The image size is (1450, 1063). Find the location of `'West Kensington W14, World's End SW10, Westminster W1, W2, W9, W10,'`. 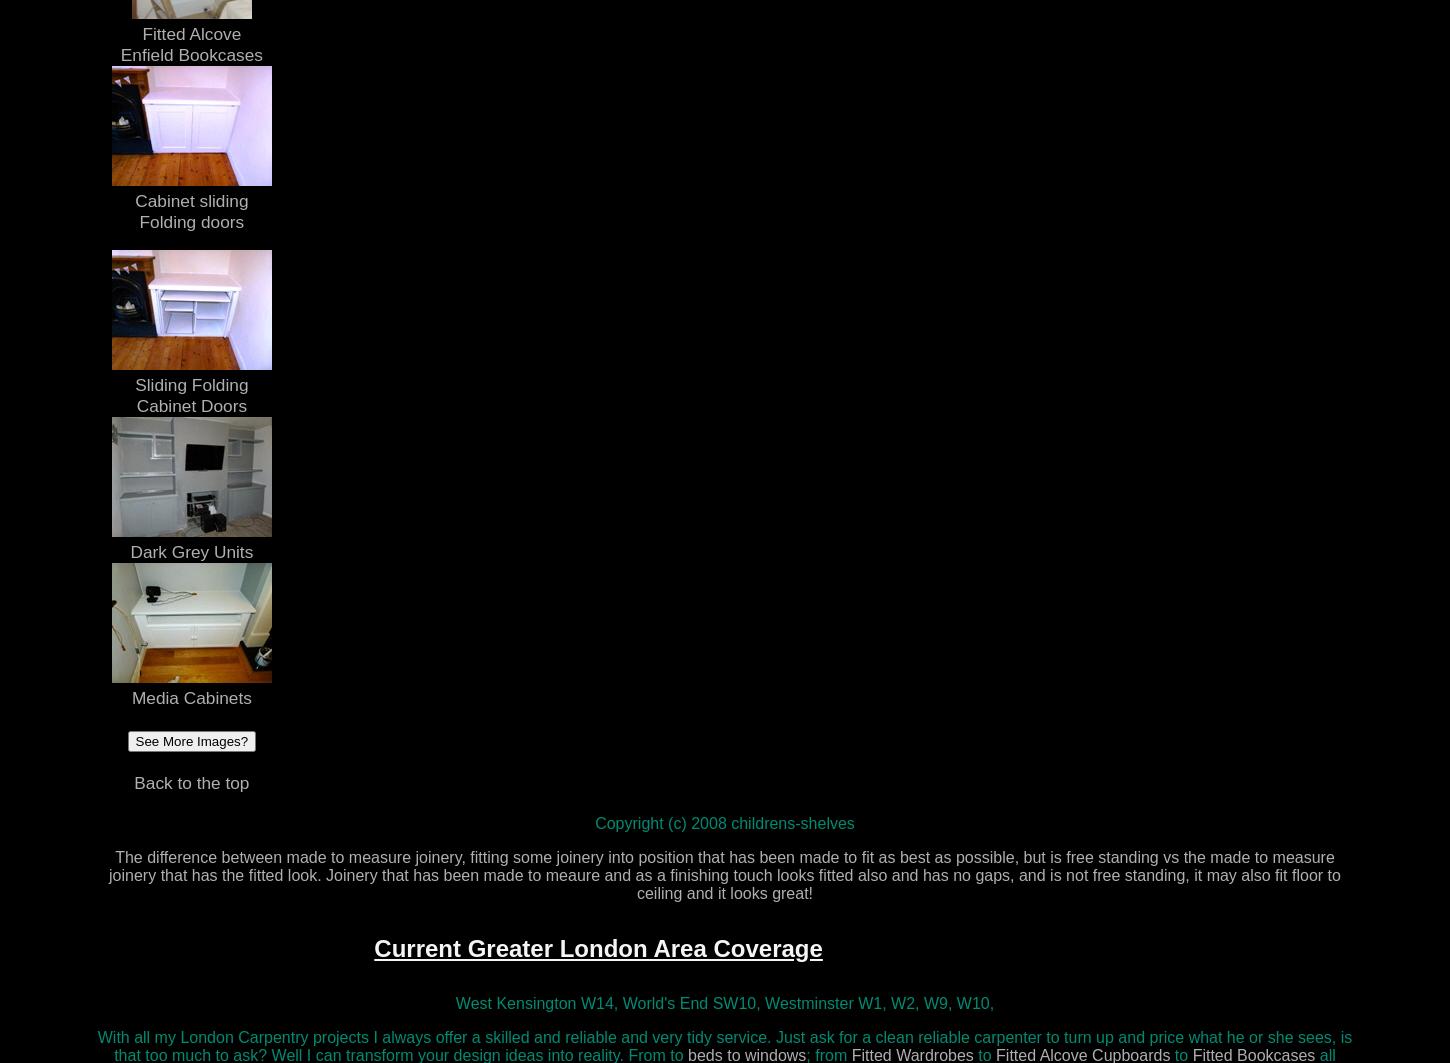

'West Kensington W14, World's End SW10, Westminster W1, W2, W9, W10,' is located at coordinates (723, 1001).